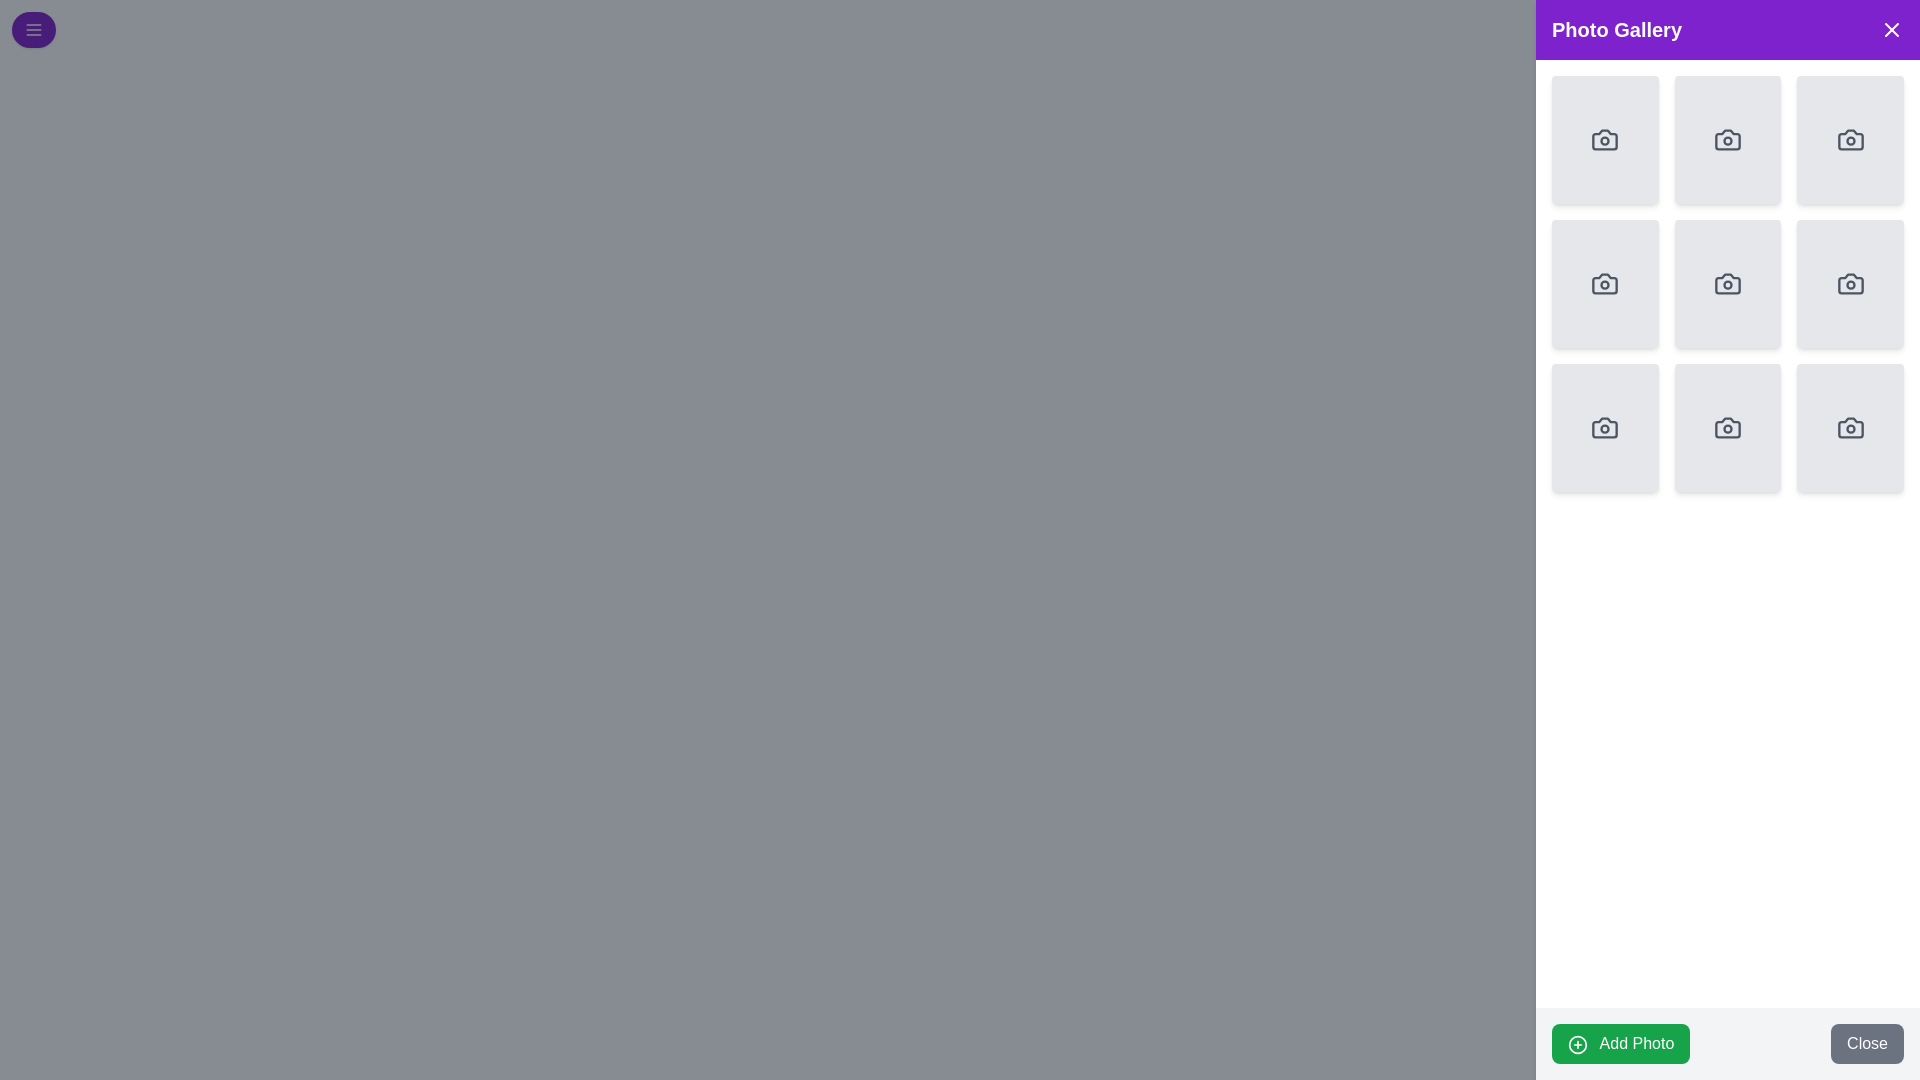 This screenshot has width=1920, height=1080. What do you see at coordinates (1849, 284) in the screenshot?
I see `the empty square display box with a camera icon in the bottom-right corner of the 'Photo Gallery' panel` at bounding box center [1849, 284].